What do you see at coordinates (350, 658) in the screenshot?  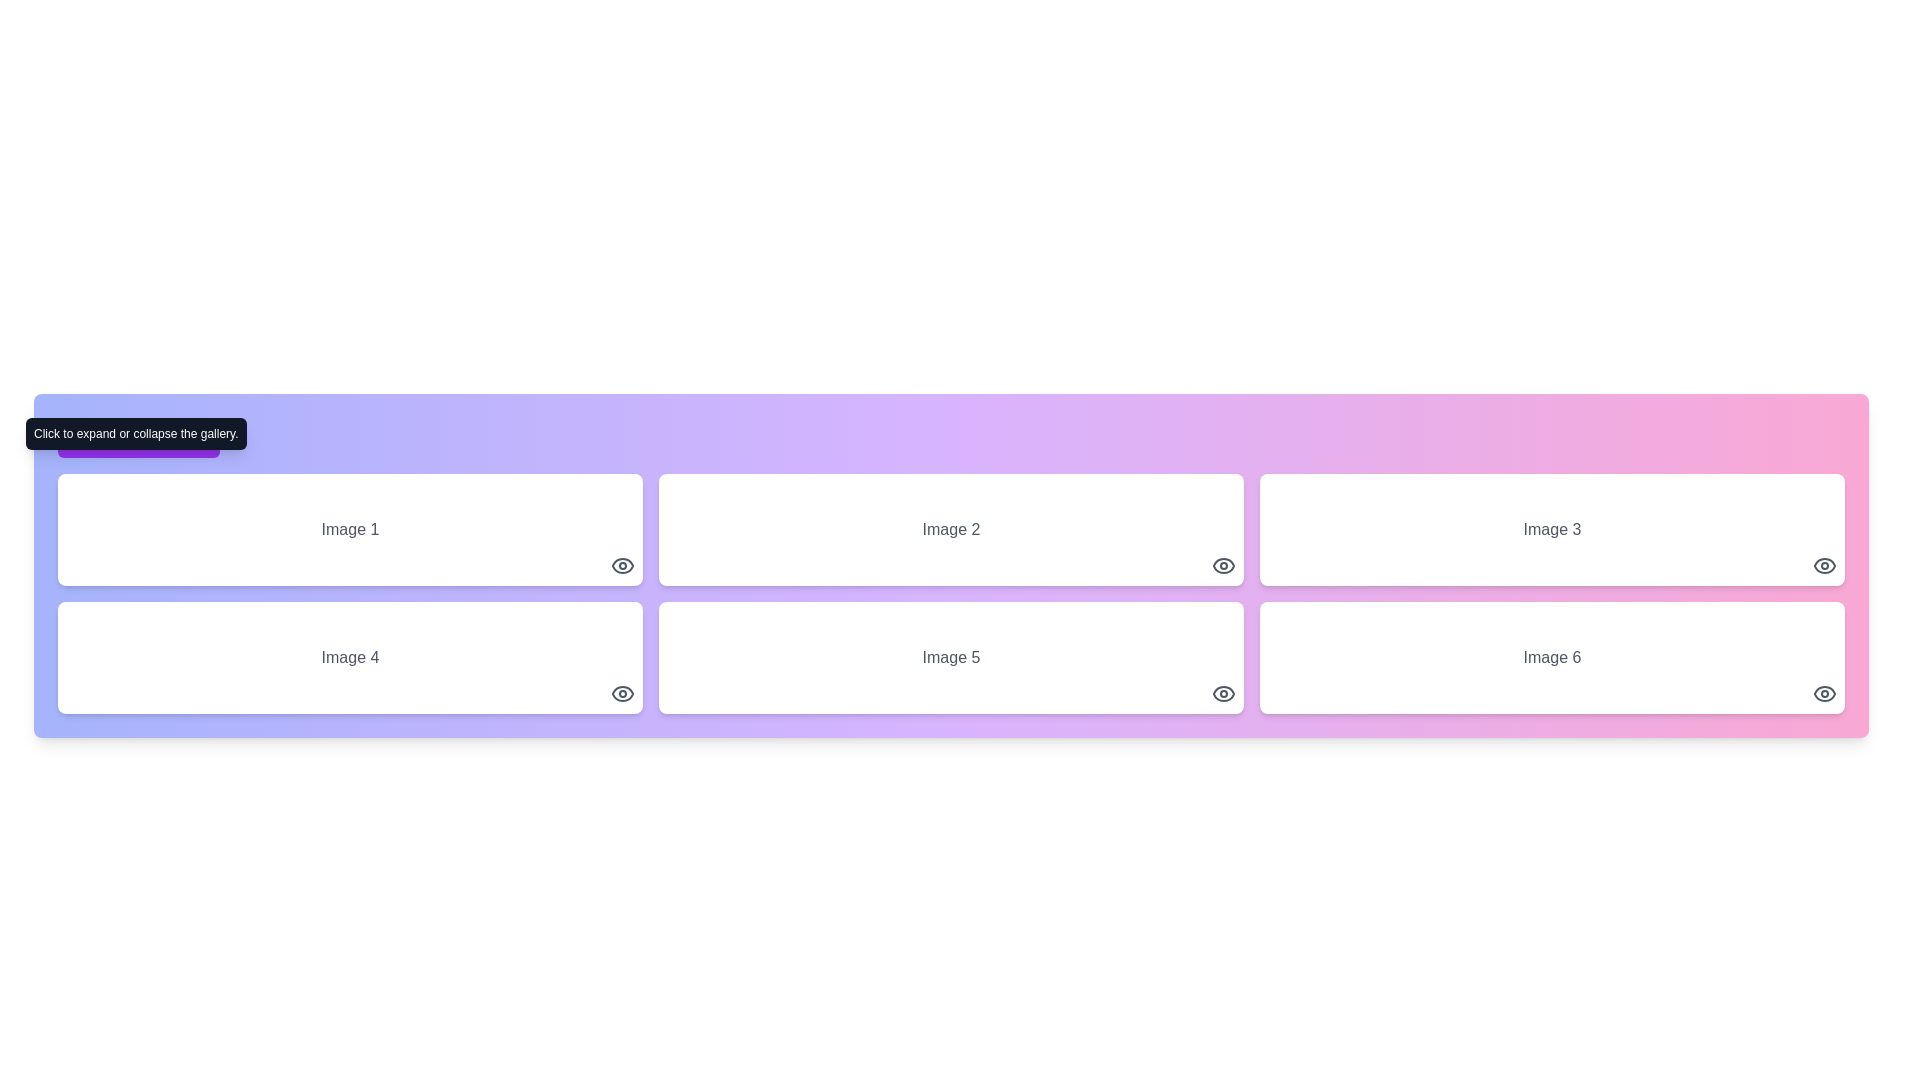 I see `text content of the Text Label located in the bottom left quadrant of the grid layout, specifically in the second row and first column of the displayed content blocks` at bounding box center [350, 658].